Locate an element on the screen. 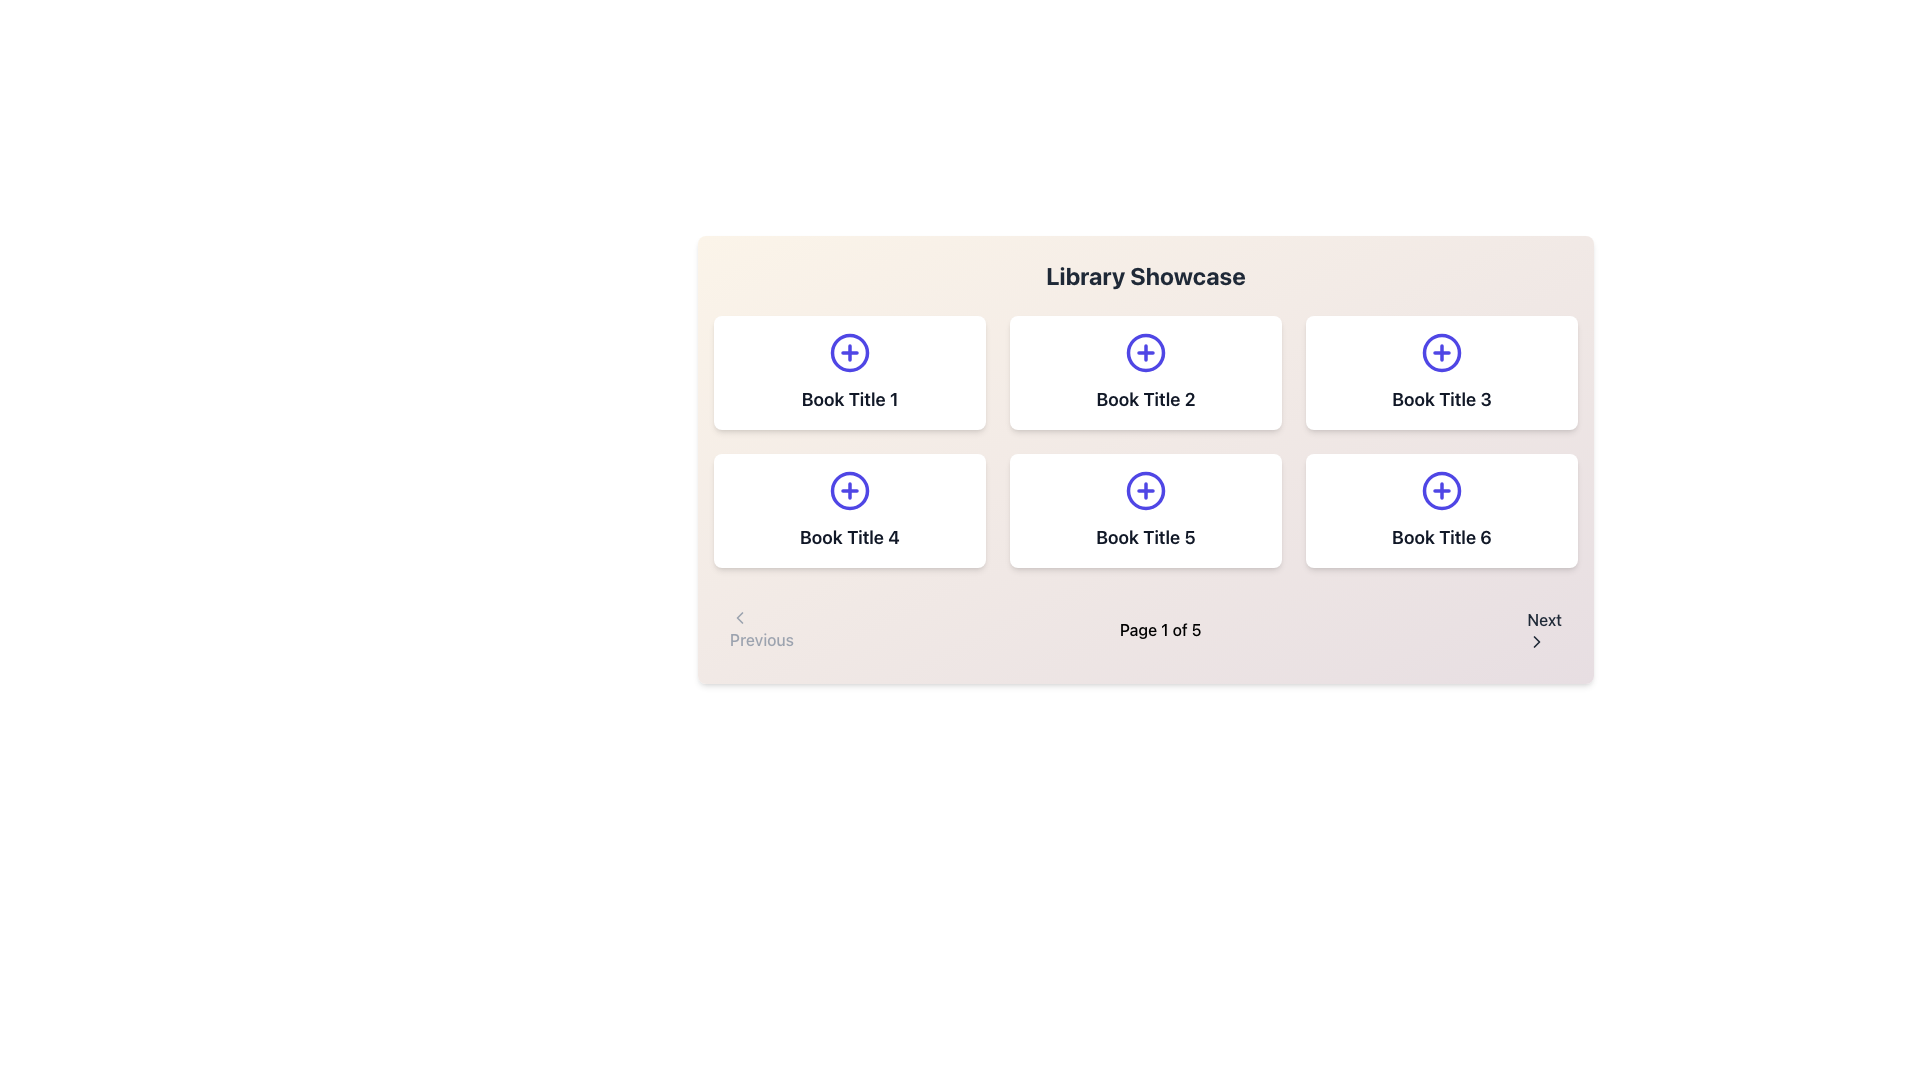 This screenshot has width=1920, height=1080. the text label indicating the title of a book, which is positioned in the second row and third column of a 2x3 grid, providing information about the associated book item is located at coordinates (1441, 400).